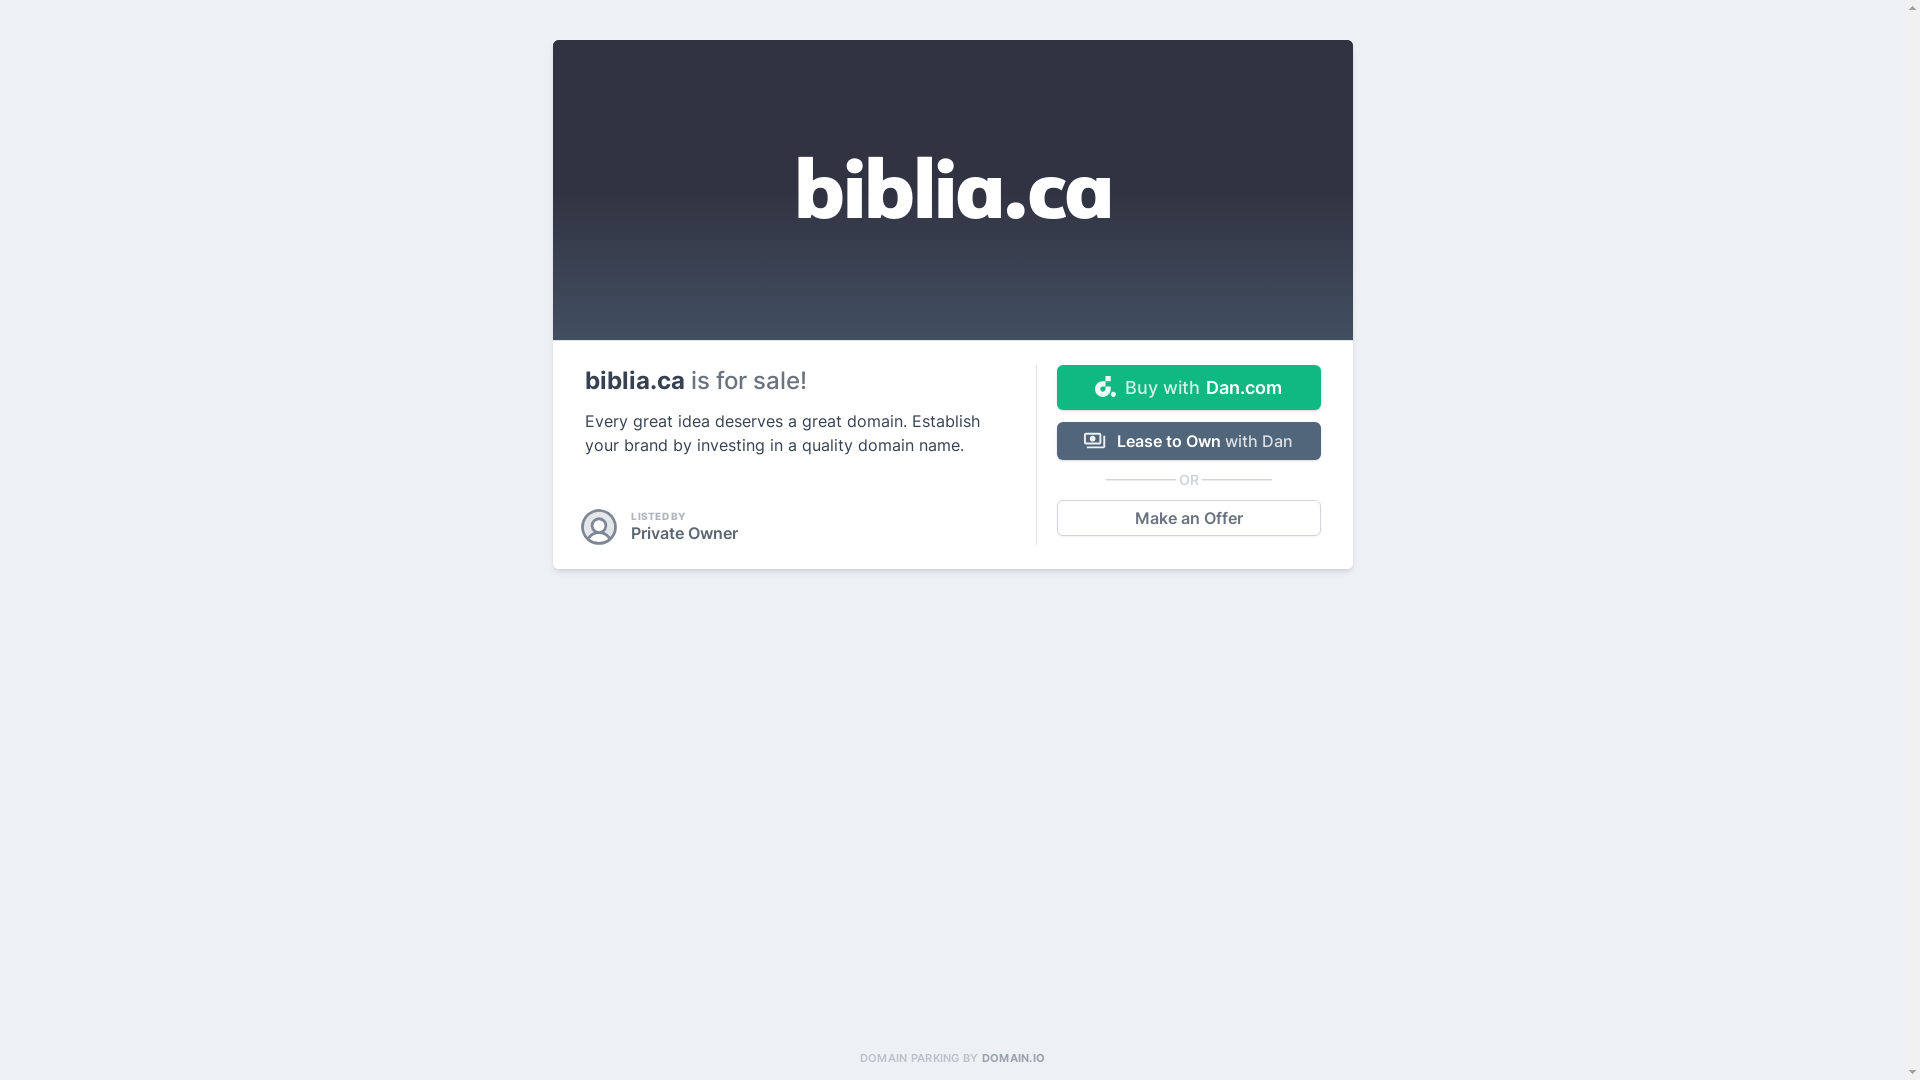  Describe the element at coordinates (1188, 439) in the screenshot. I see `'Lease to Own with Dan'` at that location.